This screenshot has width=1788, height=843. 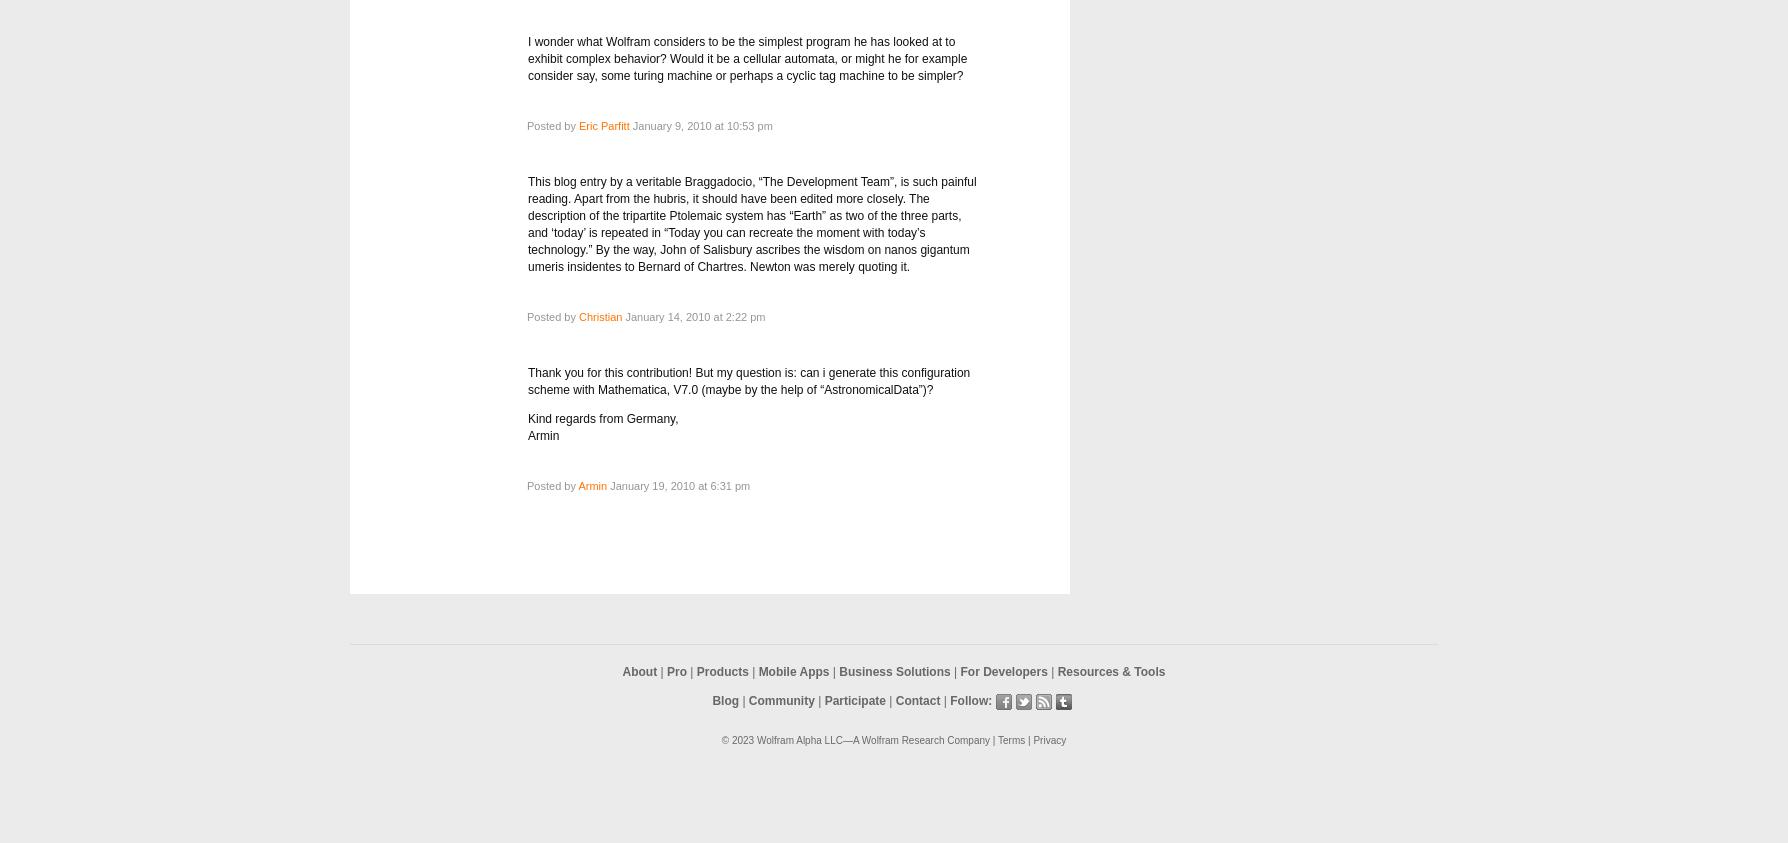 What do you see at coordinates (602, 417) in the screenshot?
I see `'Kind regards from Germany,'` at bounding box center [602, 417].